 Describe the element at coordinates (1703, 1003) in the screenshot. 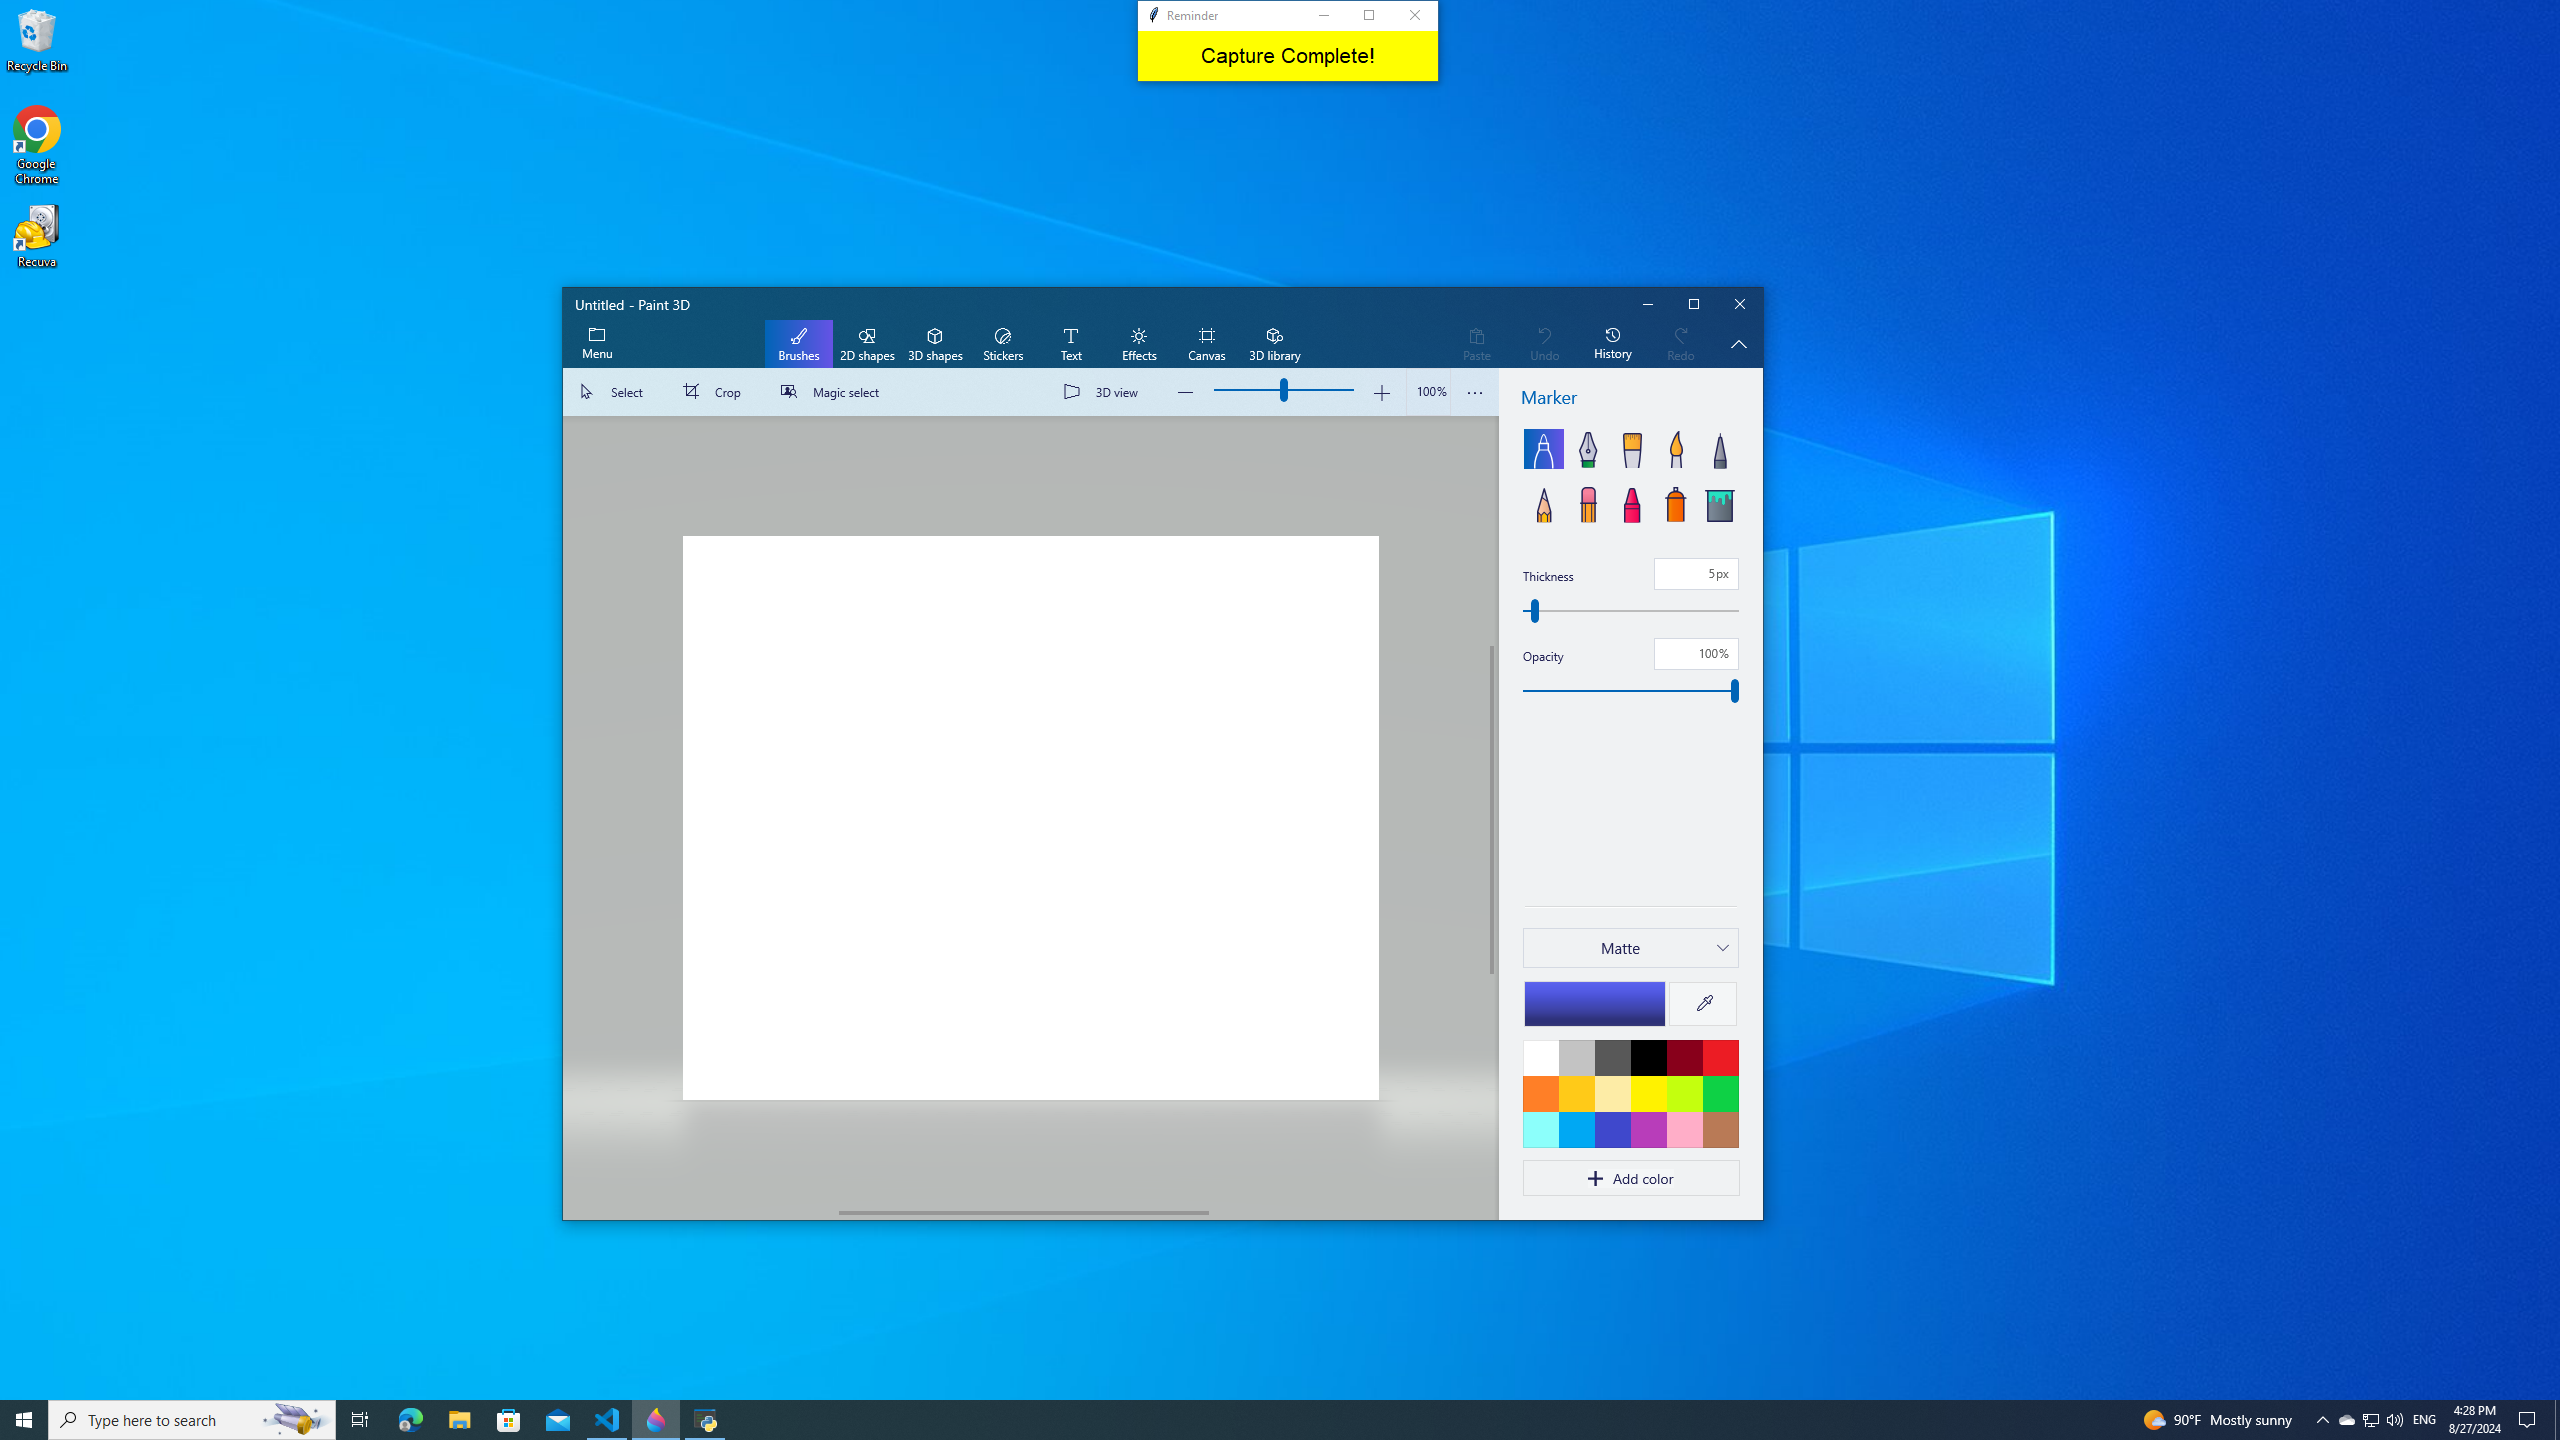

I see `'Eyedropper'` at that location.